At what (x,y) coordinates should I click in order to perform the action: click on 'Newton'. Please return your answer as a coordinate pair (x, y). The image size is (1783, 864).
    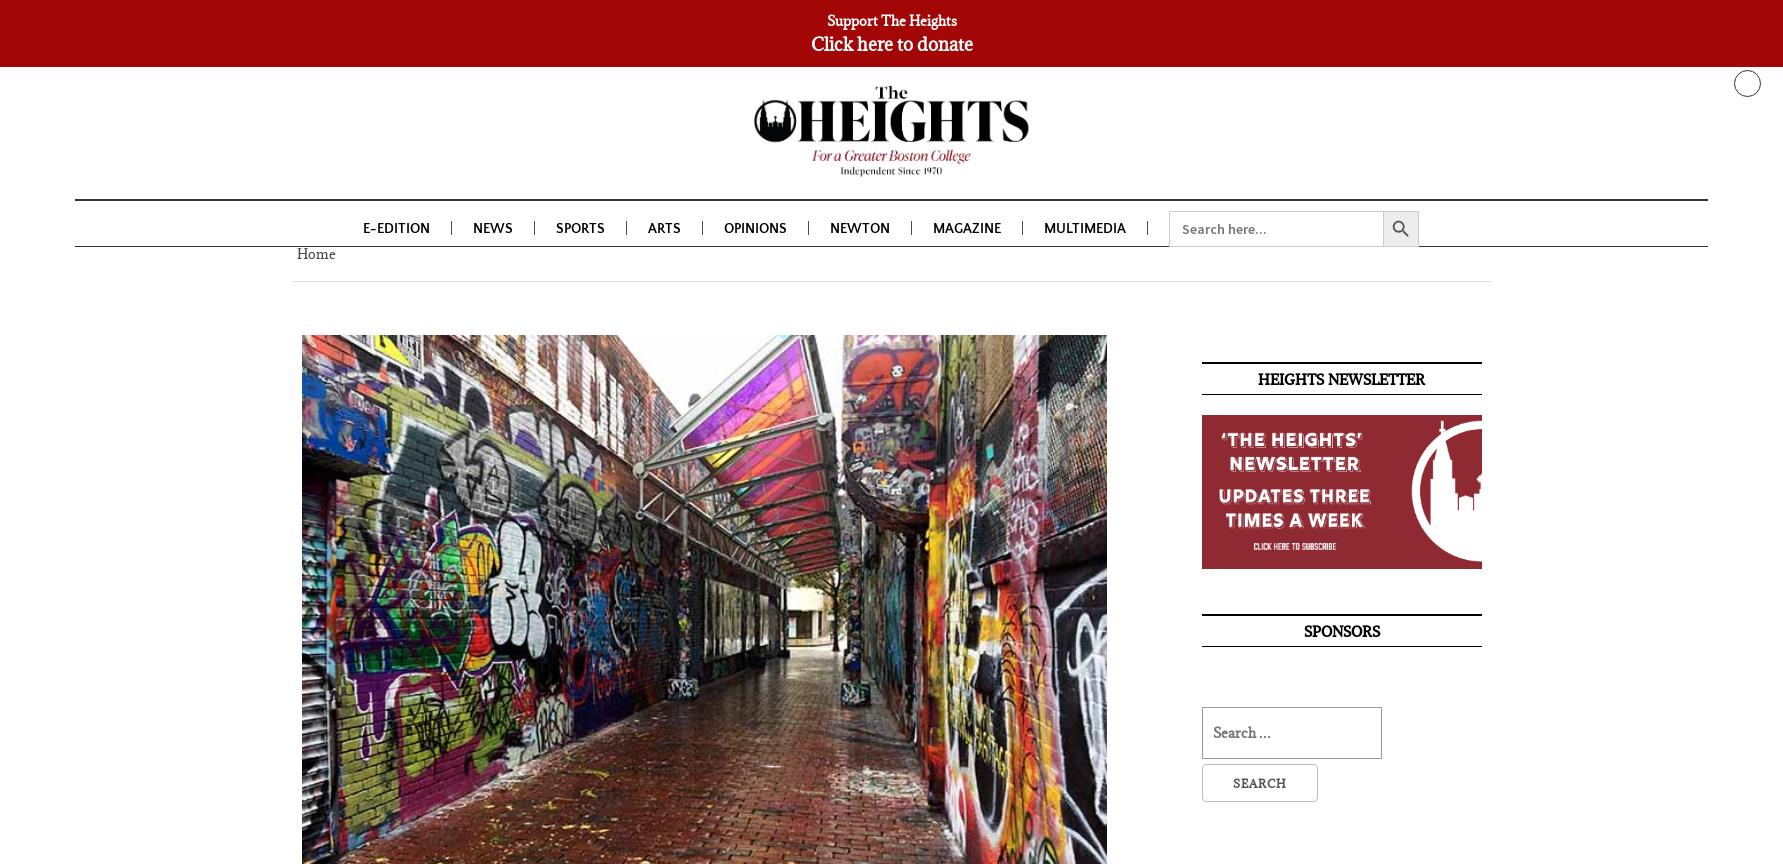
    Looking at the image, I should click on (859, 233).